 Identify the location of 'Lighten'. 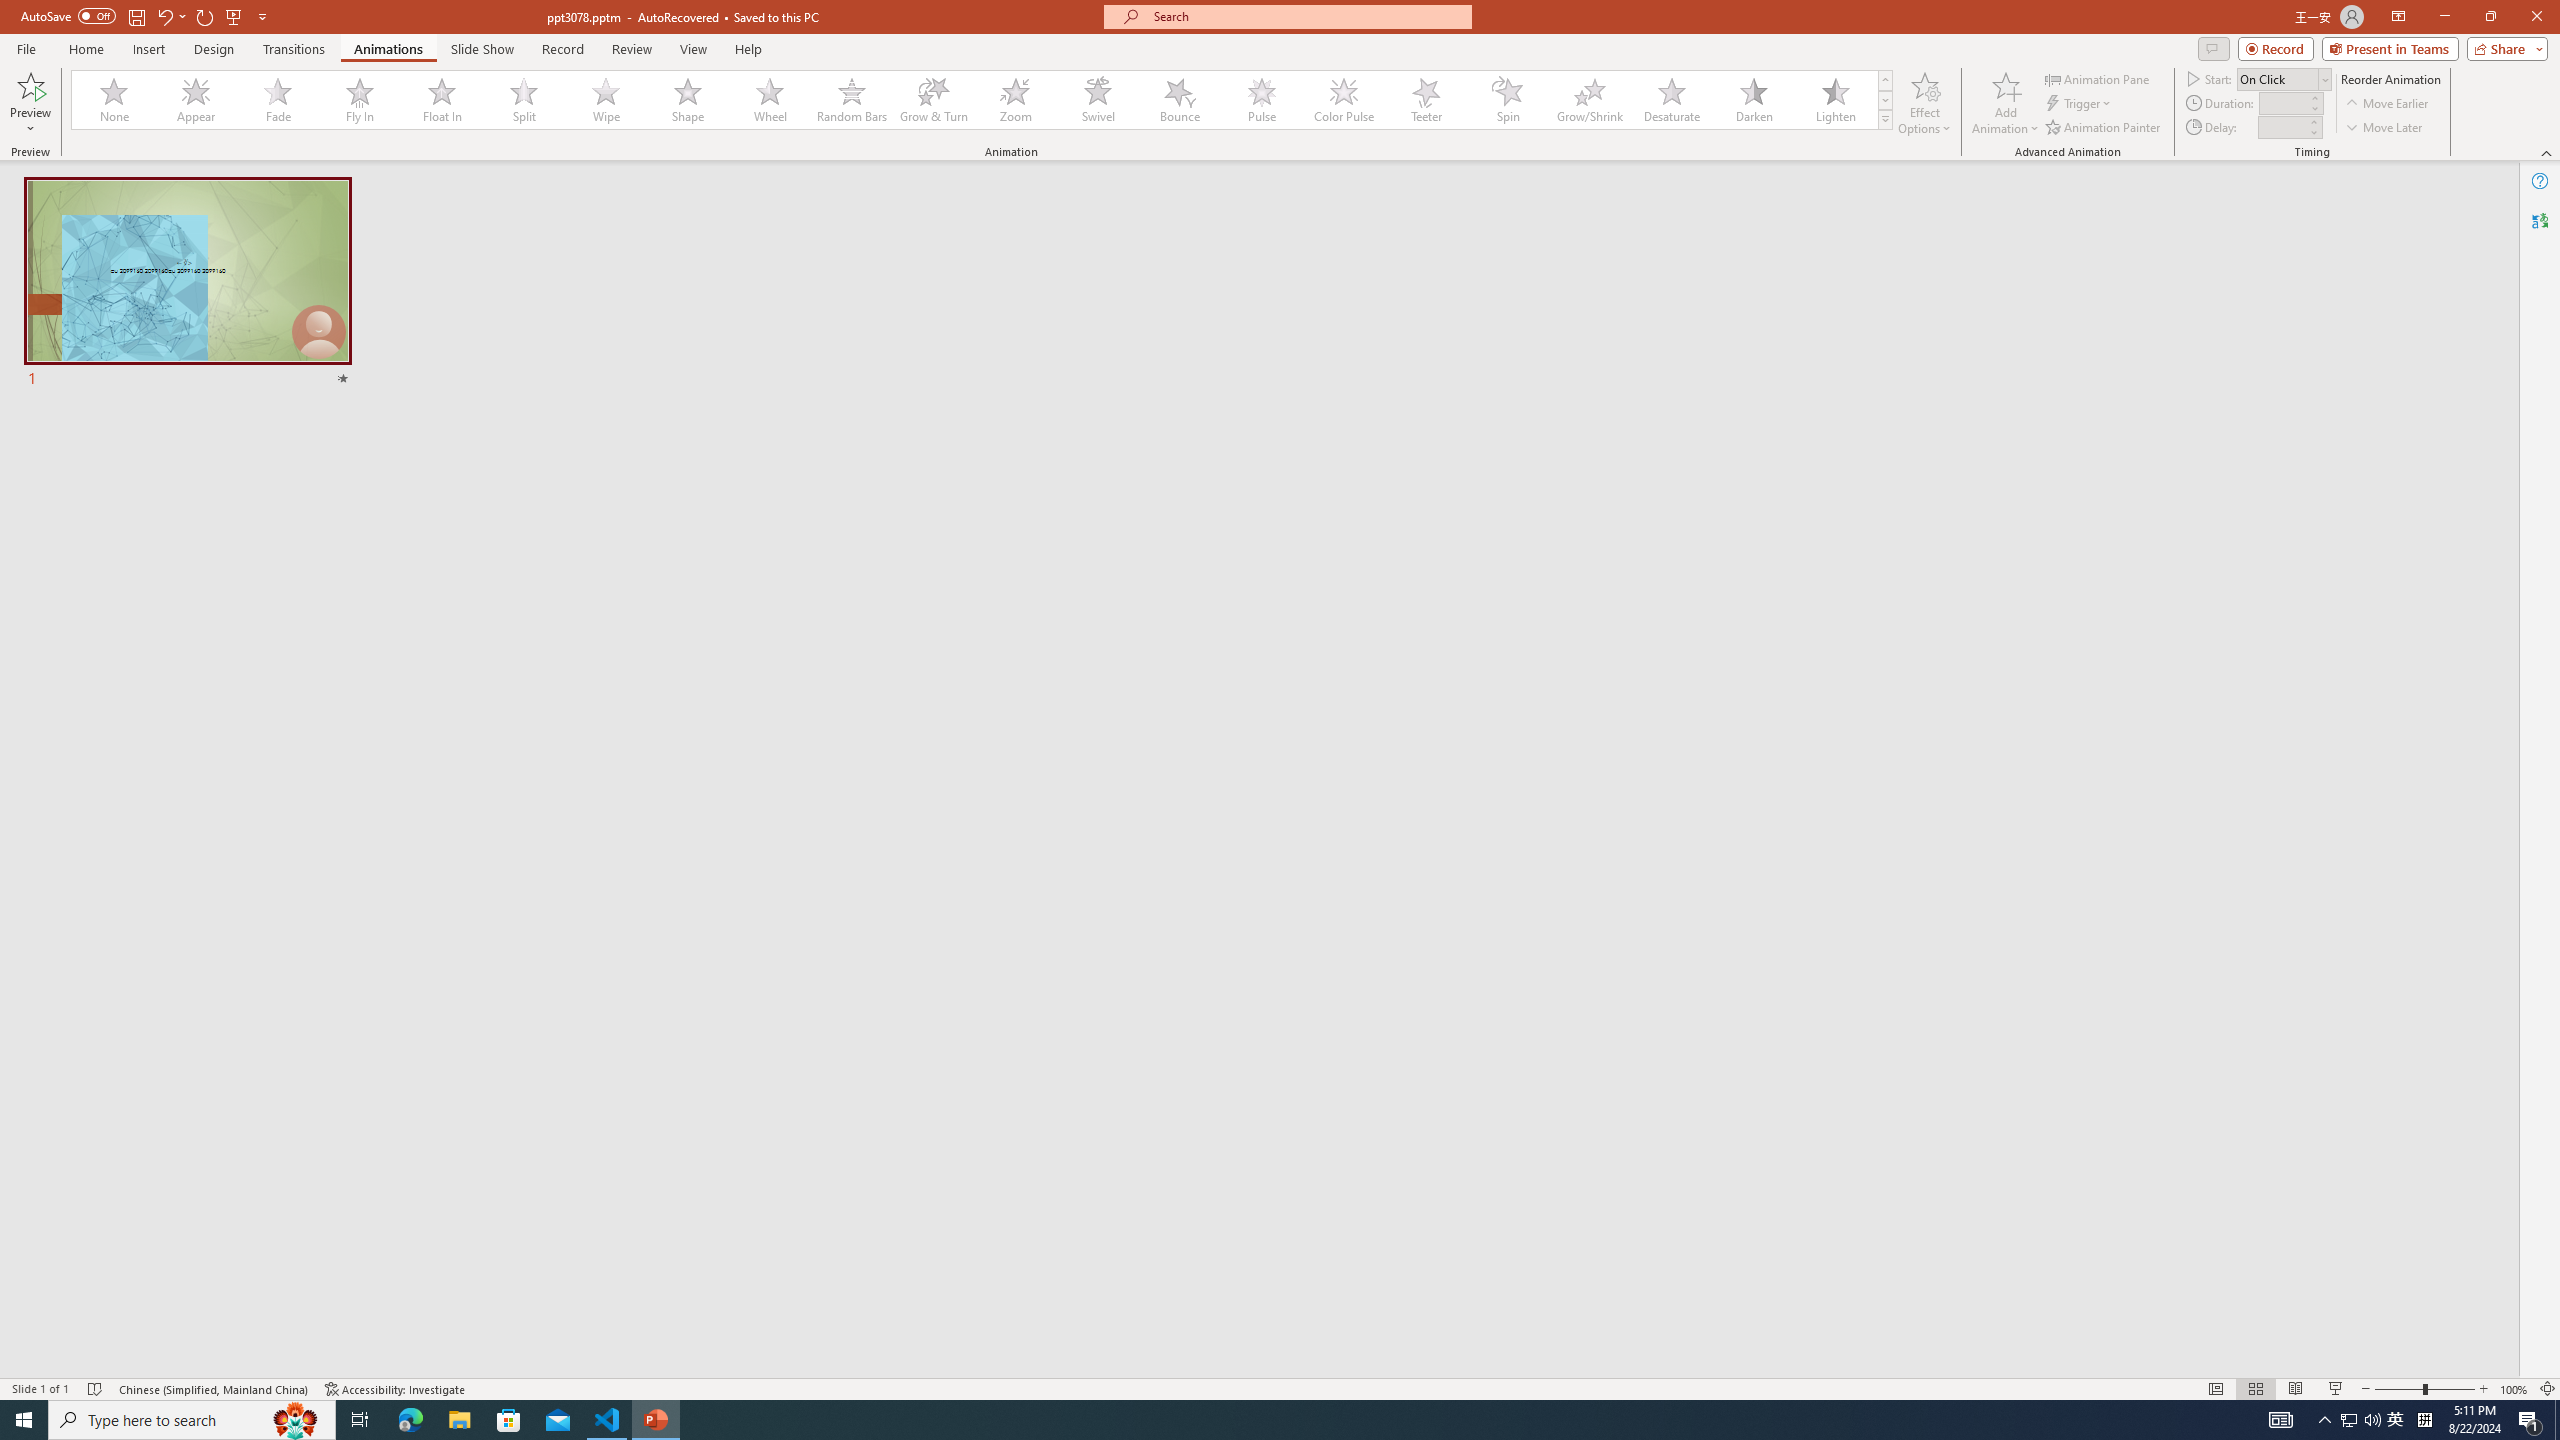
(1834, 99).